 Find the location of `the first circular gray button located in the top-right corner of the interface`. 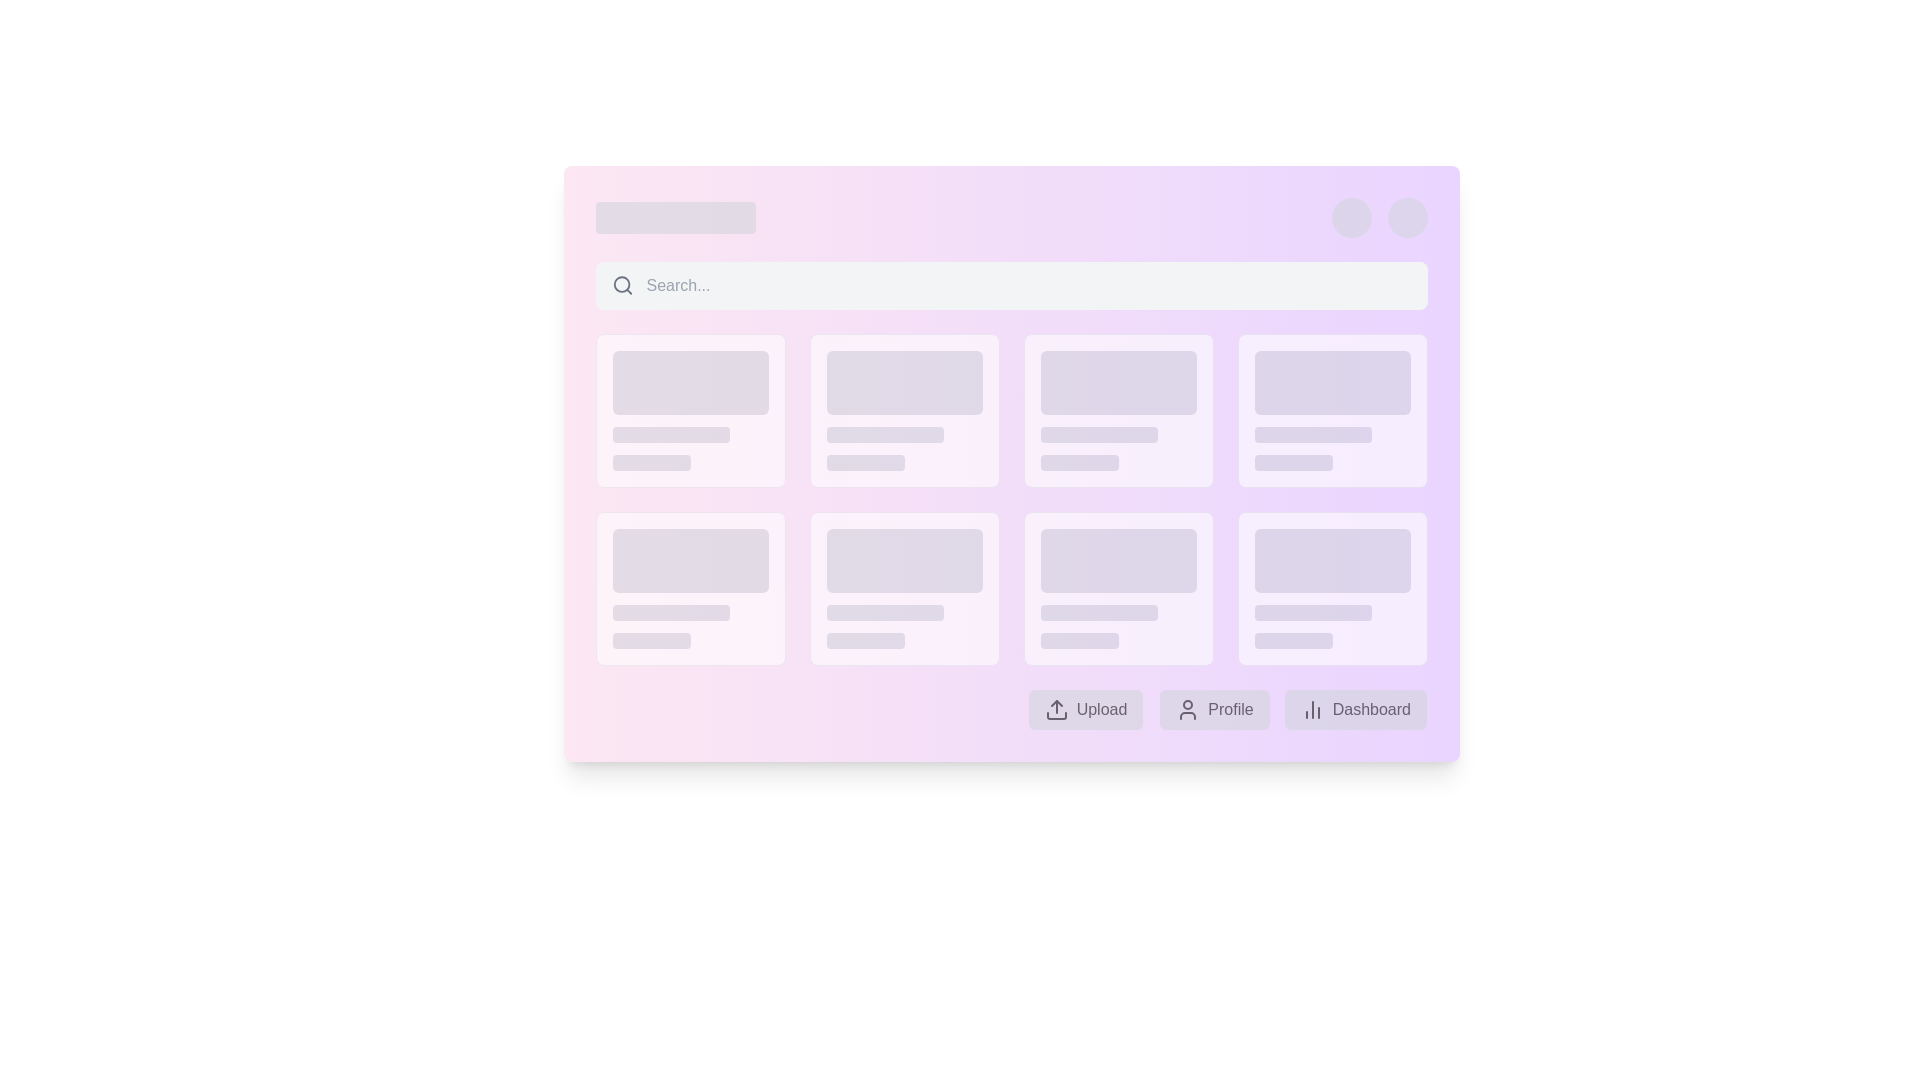

the first circular gray button located in the top-right corner of the interface is located at coordinates (1351, 218).